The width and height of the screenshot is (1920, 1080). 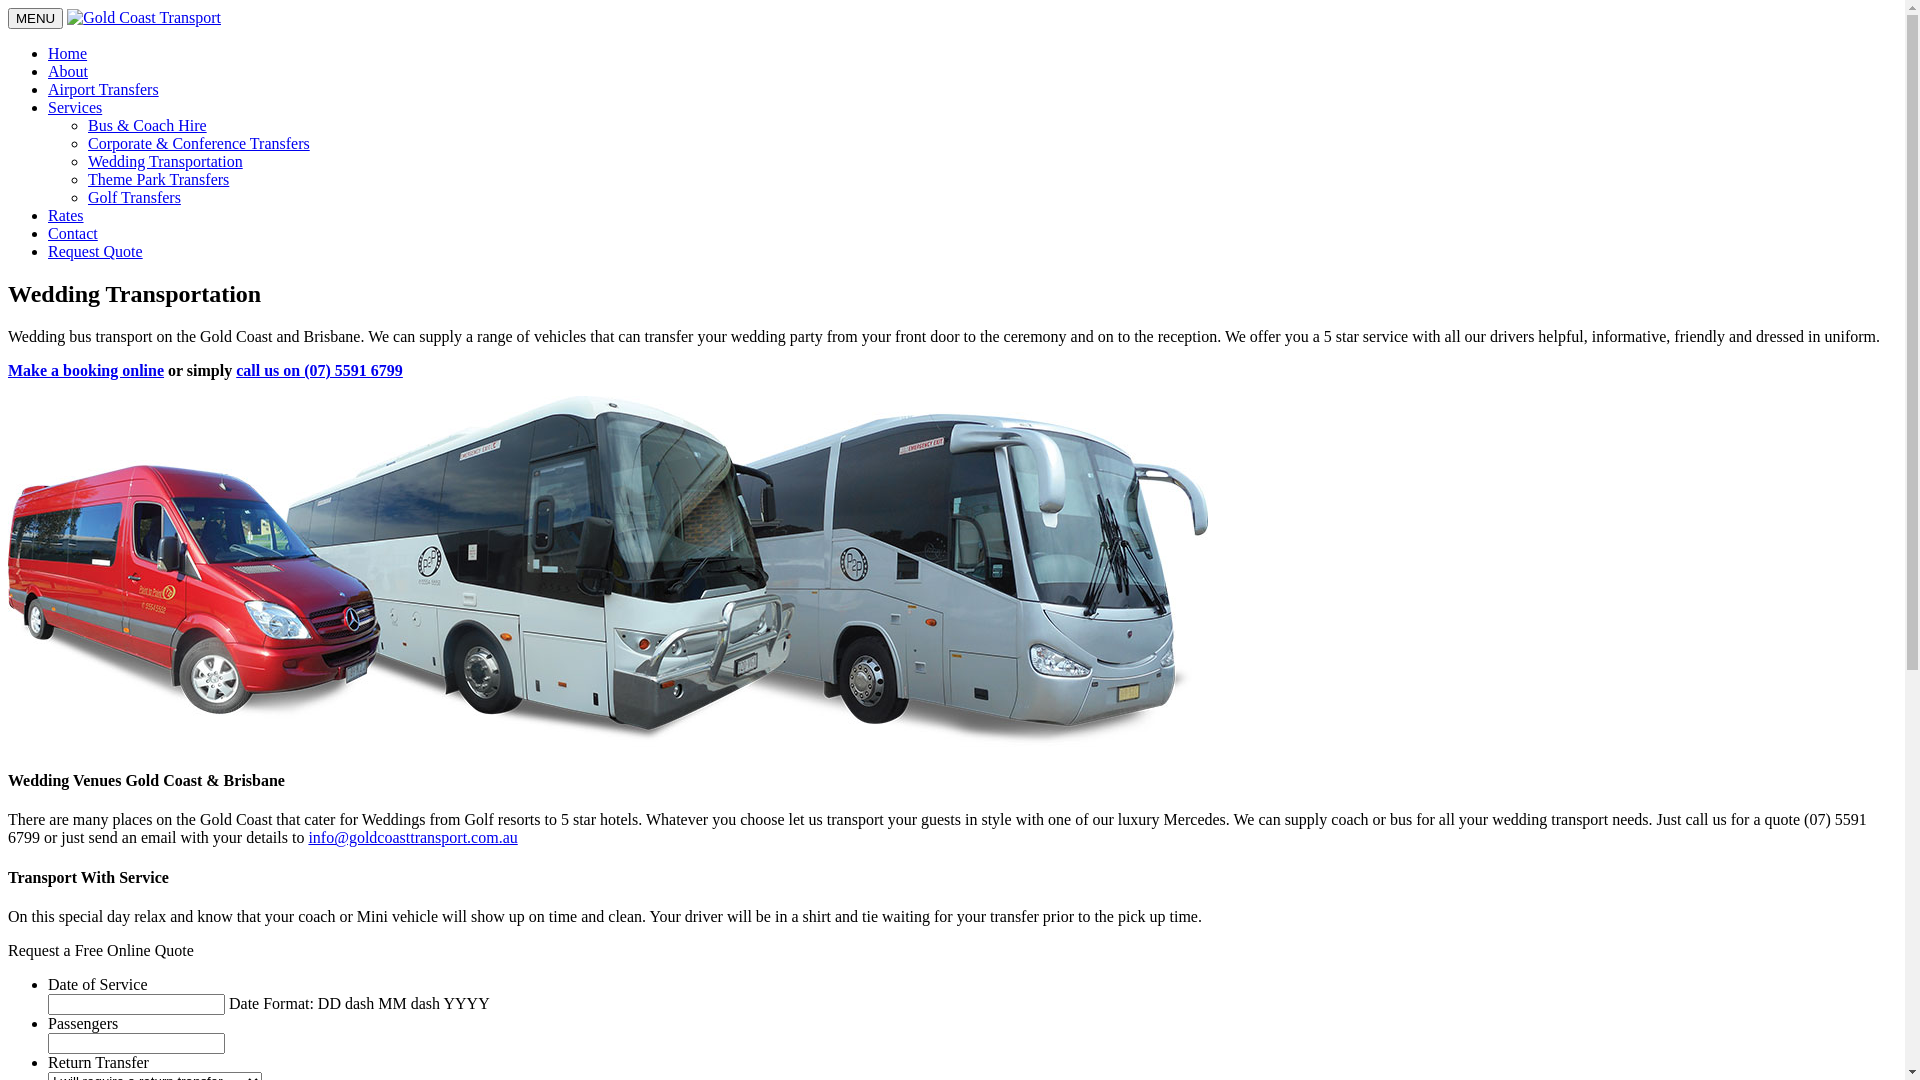 What do you see at coordinates (66, 215) in the screenshot?
I see `'Rates'` at bounding box center [66, 215].